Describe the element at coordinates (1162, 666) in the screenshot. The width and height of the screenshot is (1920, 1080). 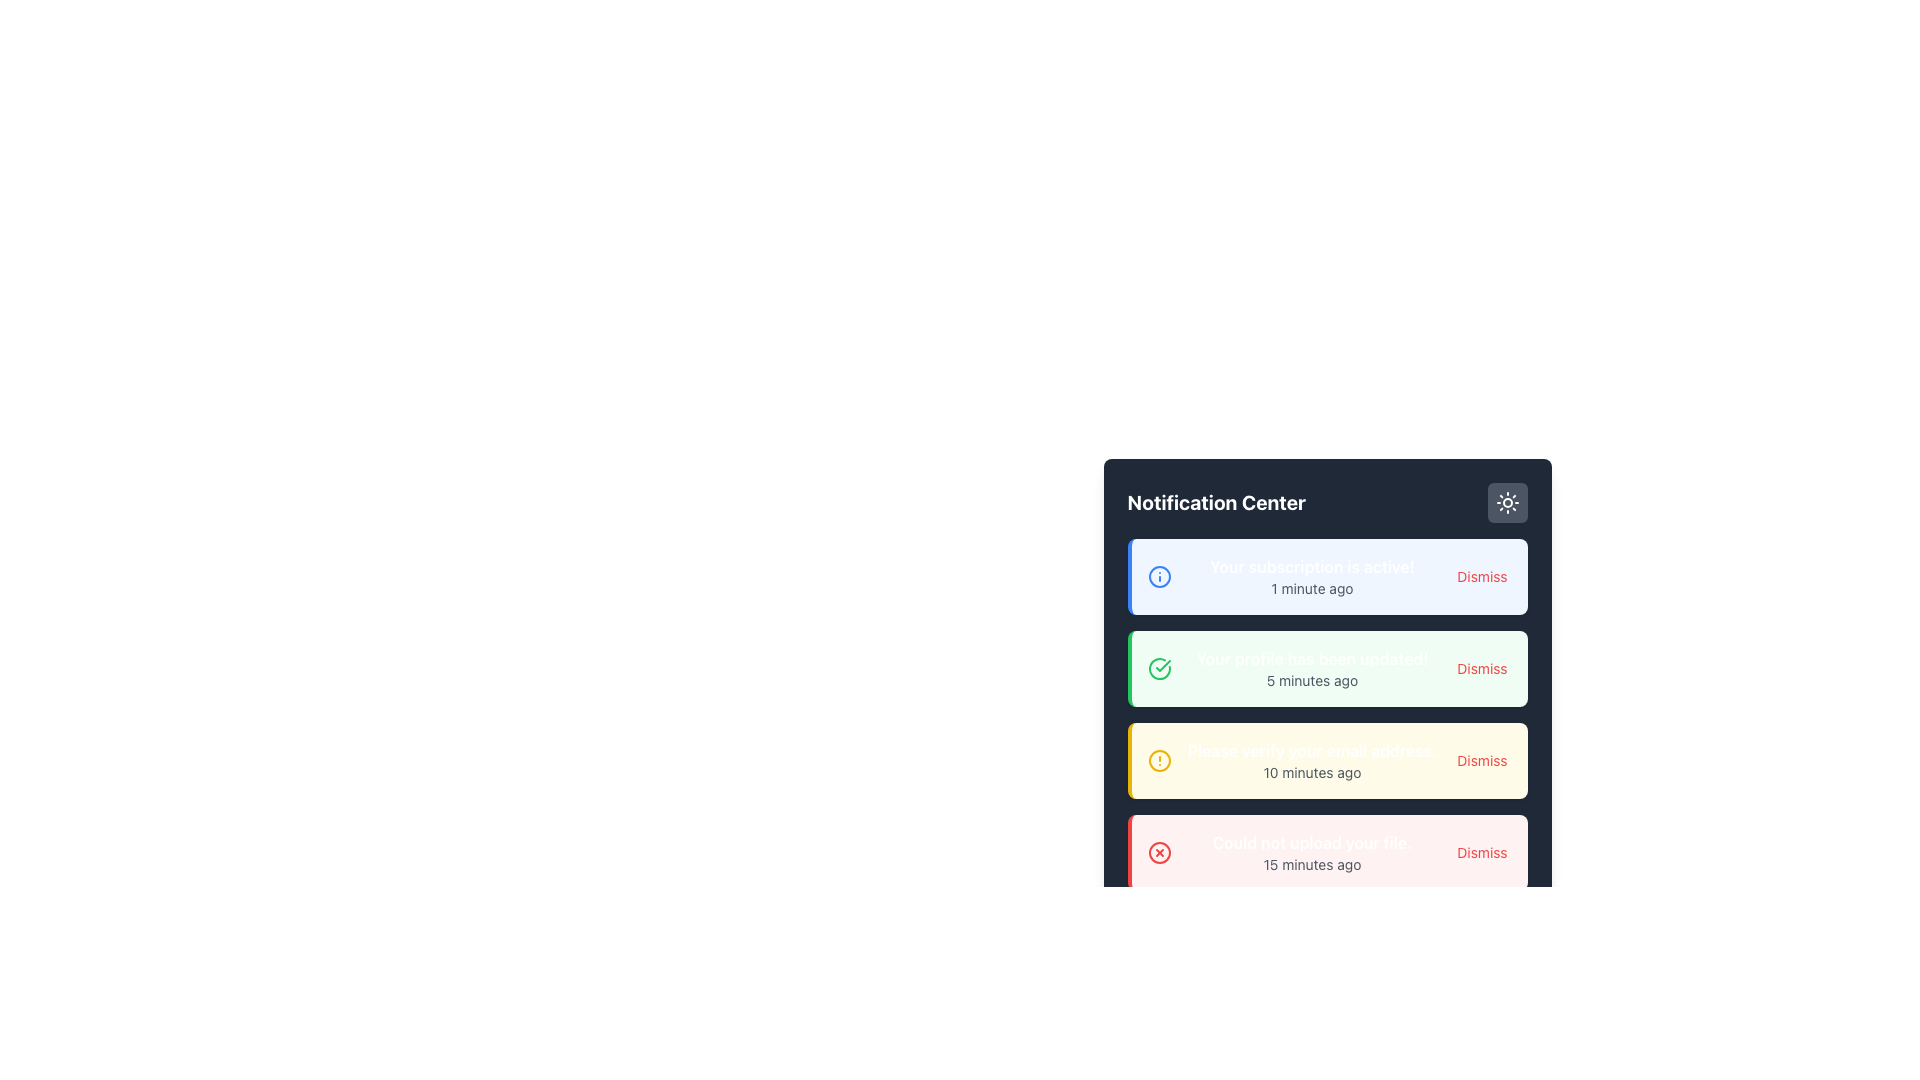
I see `the green checkmark SVG icon indicating successful status, located in the second card of the vertically stacked notification list in the notification center` at that location.